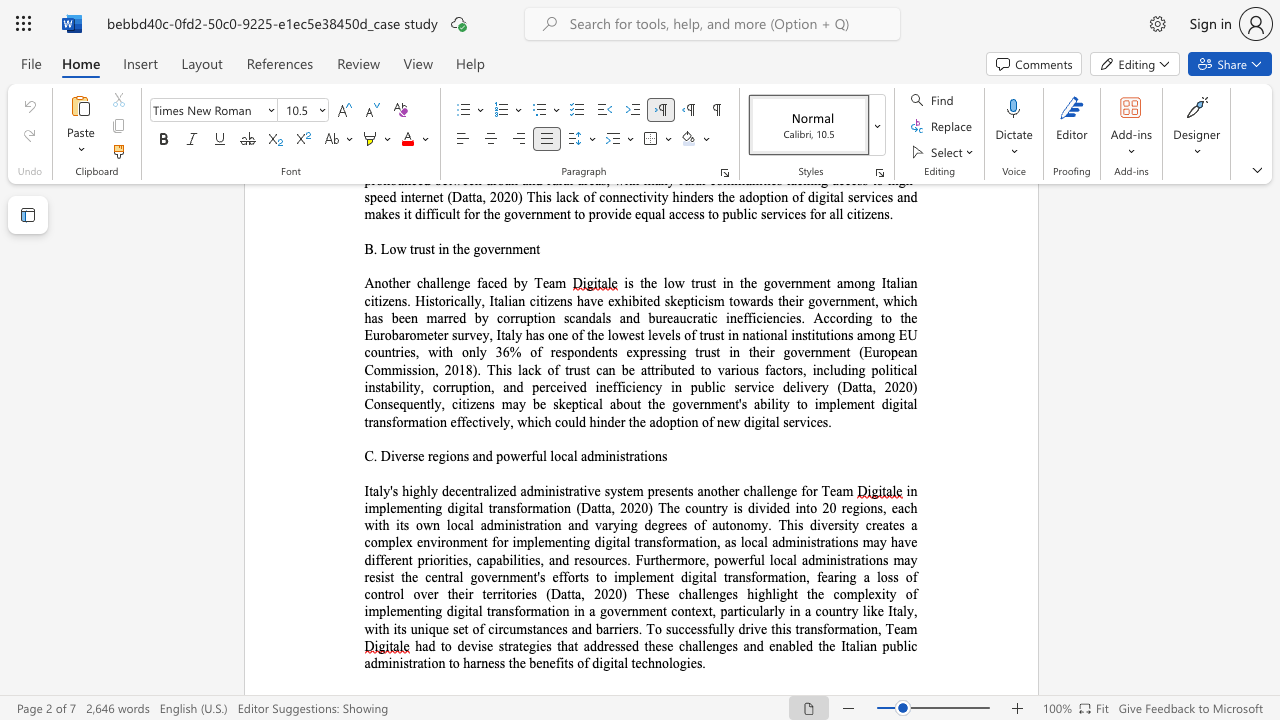 The image size is (1280, 720). What do you see at coordinates (441, 646) in the screenshot?
I see `the 1th character "t" in the text` at bounding box center [441, 646].